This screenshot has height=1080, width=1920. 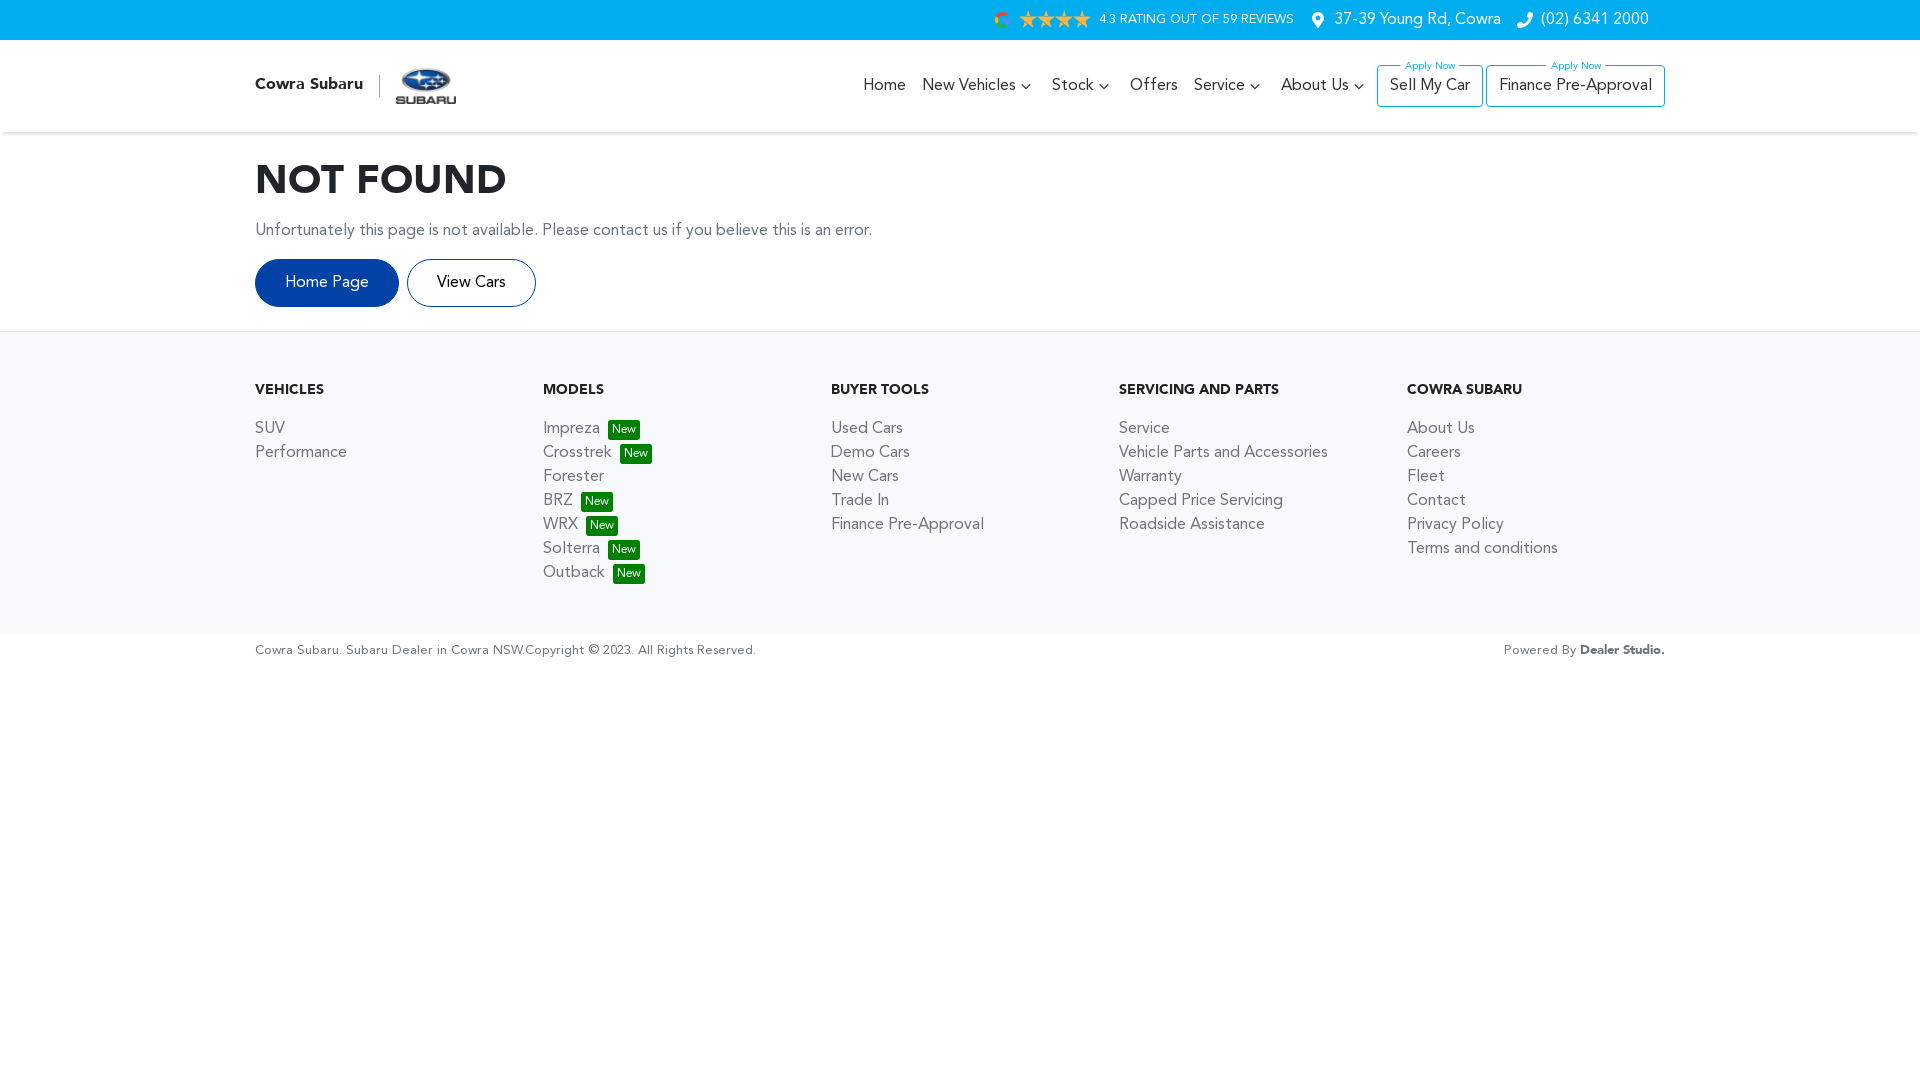 I want to click on 'BRZ', so click(x=576, y=500).